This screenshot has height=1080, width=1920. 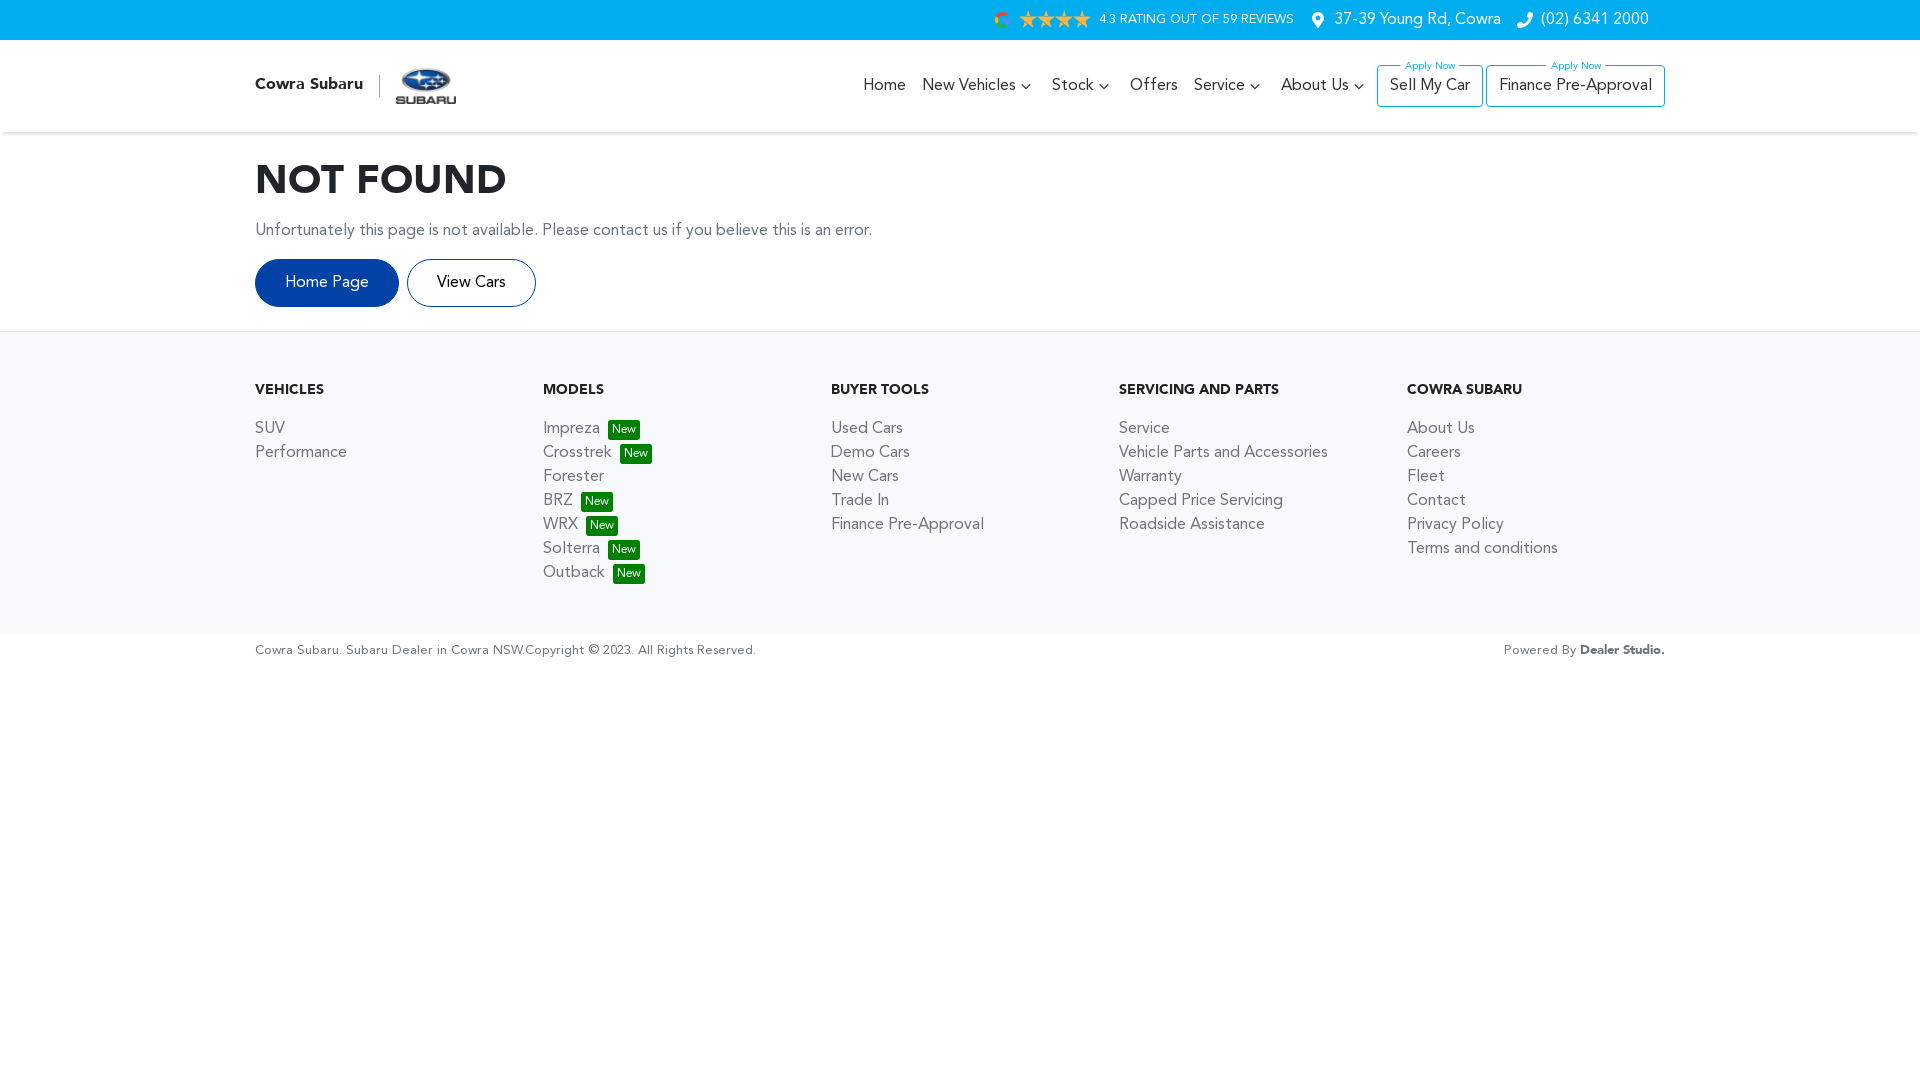 I want to click on 'BRZ', so click(x=576, y=500).